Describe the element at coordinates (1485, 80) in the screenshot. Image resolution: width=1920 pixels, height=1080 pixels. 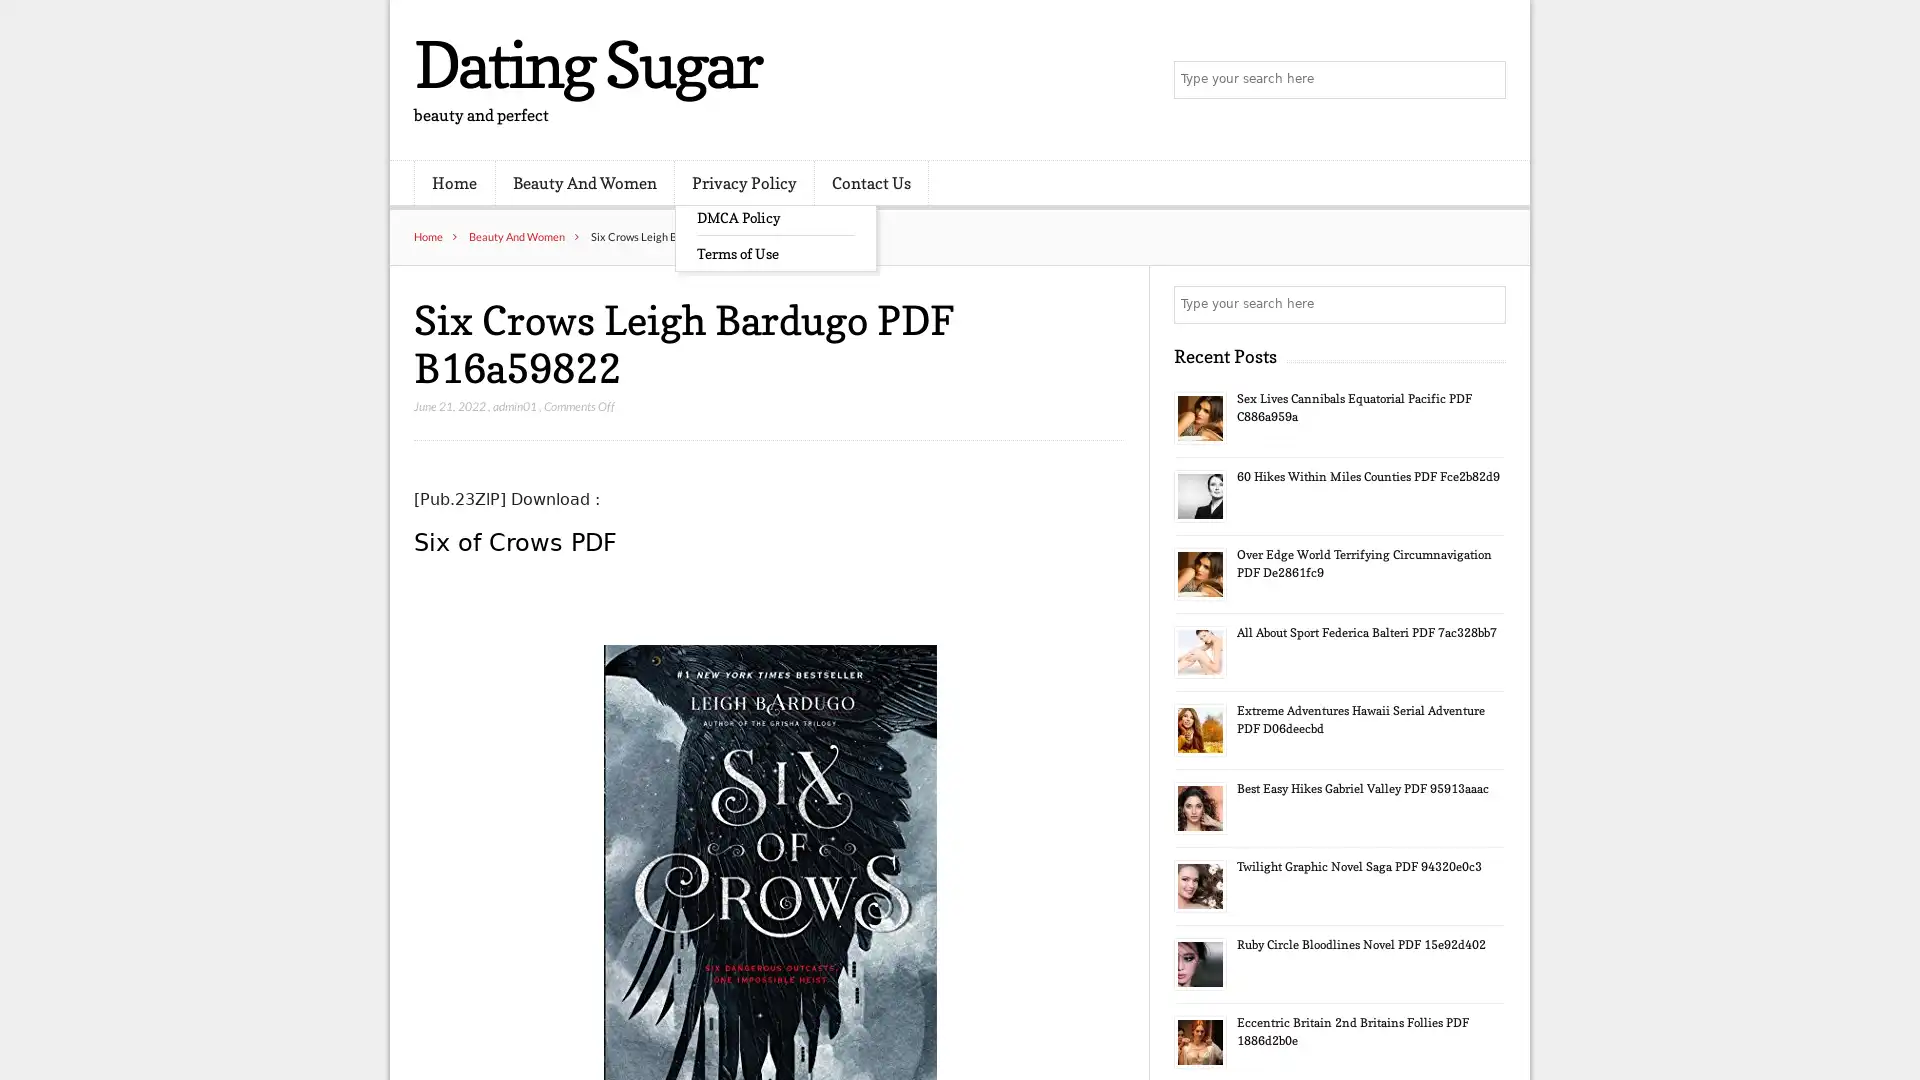
I see `Search` at that location.